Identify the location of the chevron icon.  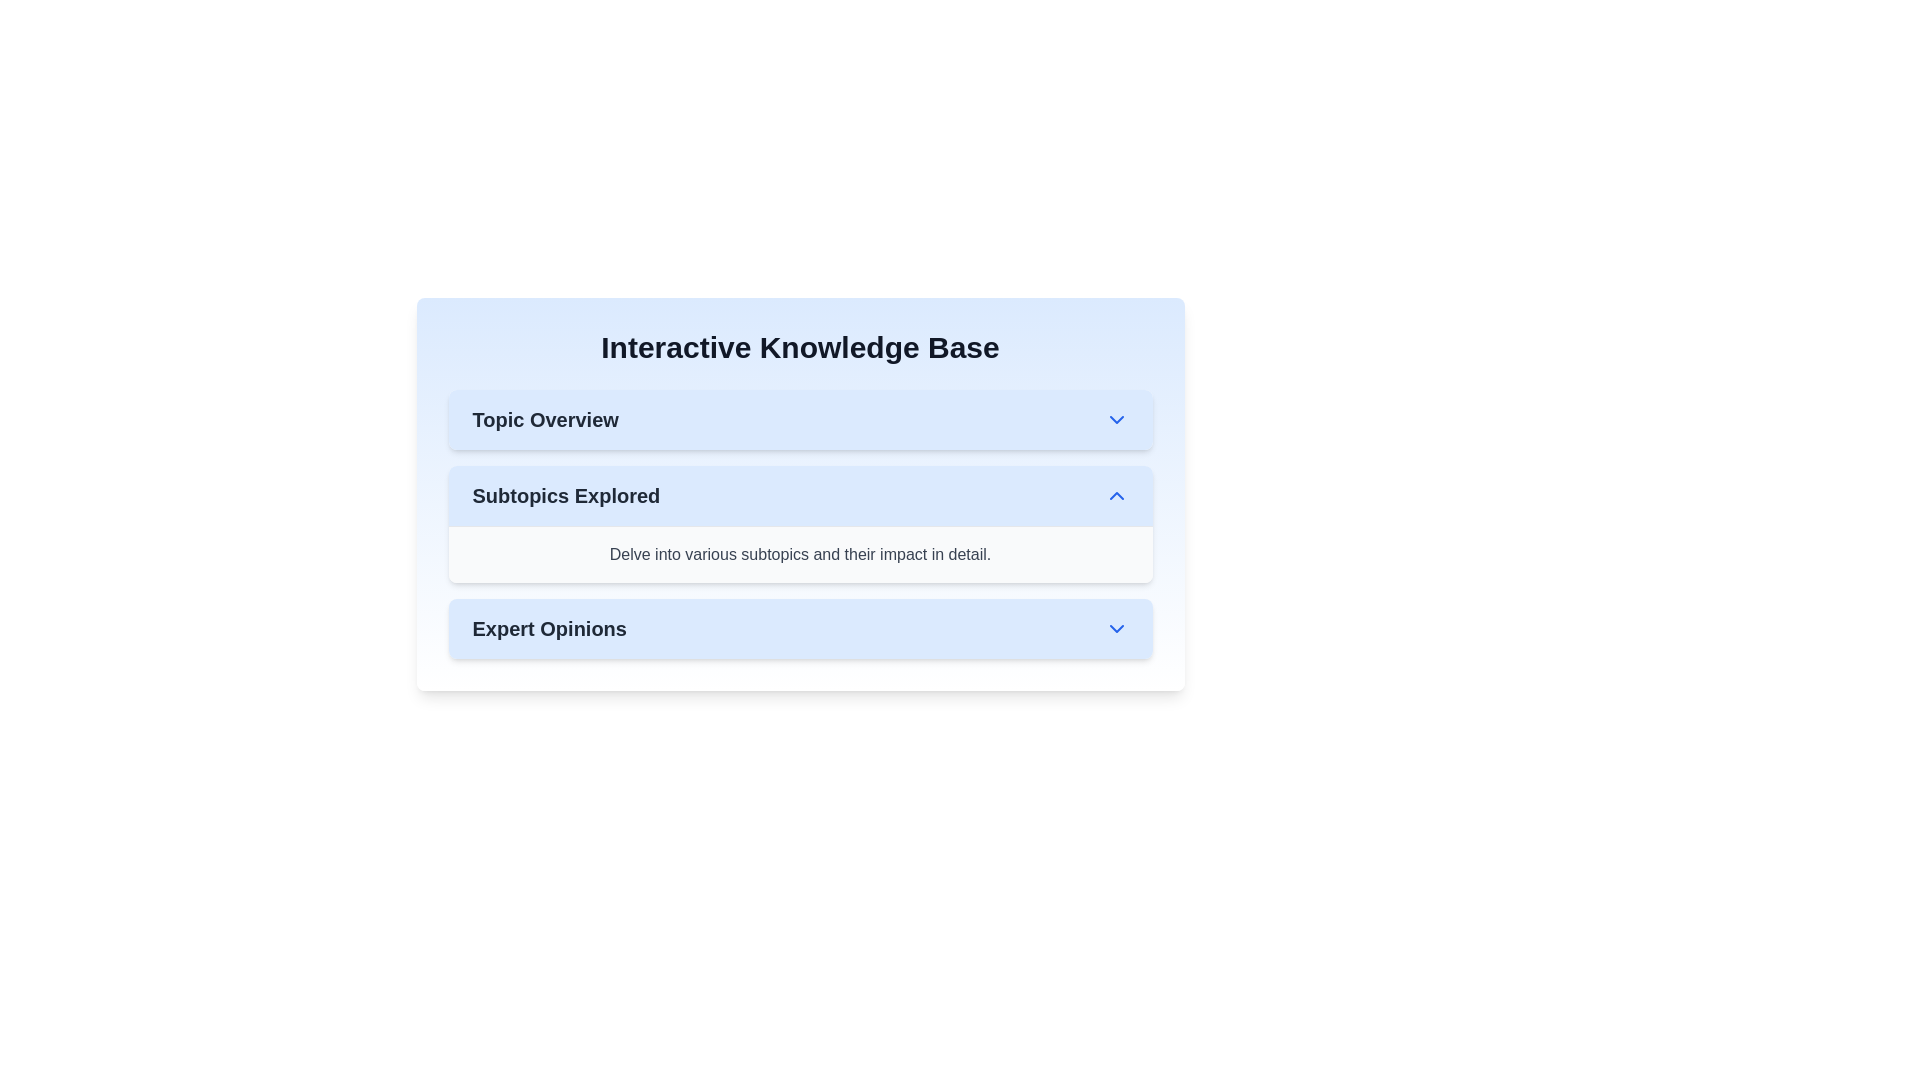
(1115, 495).